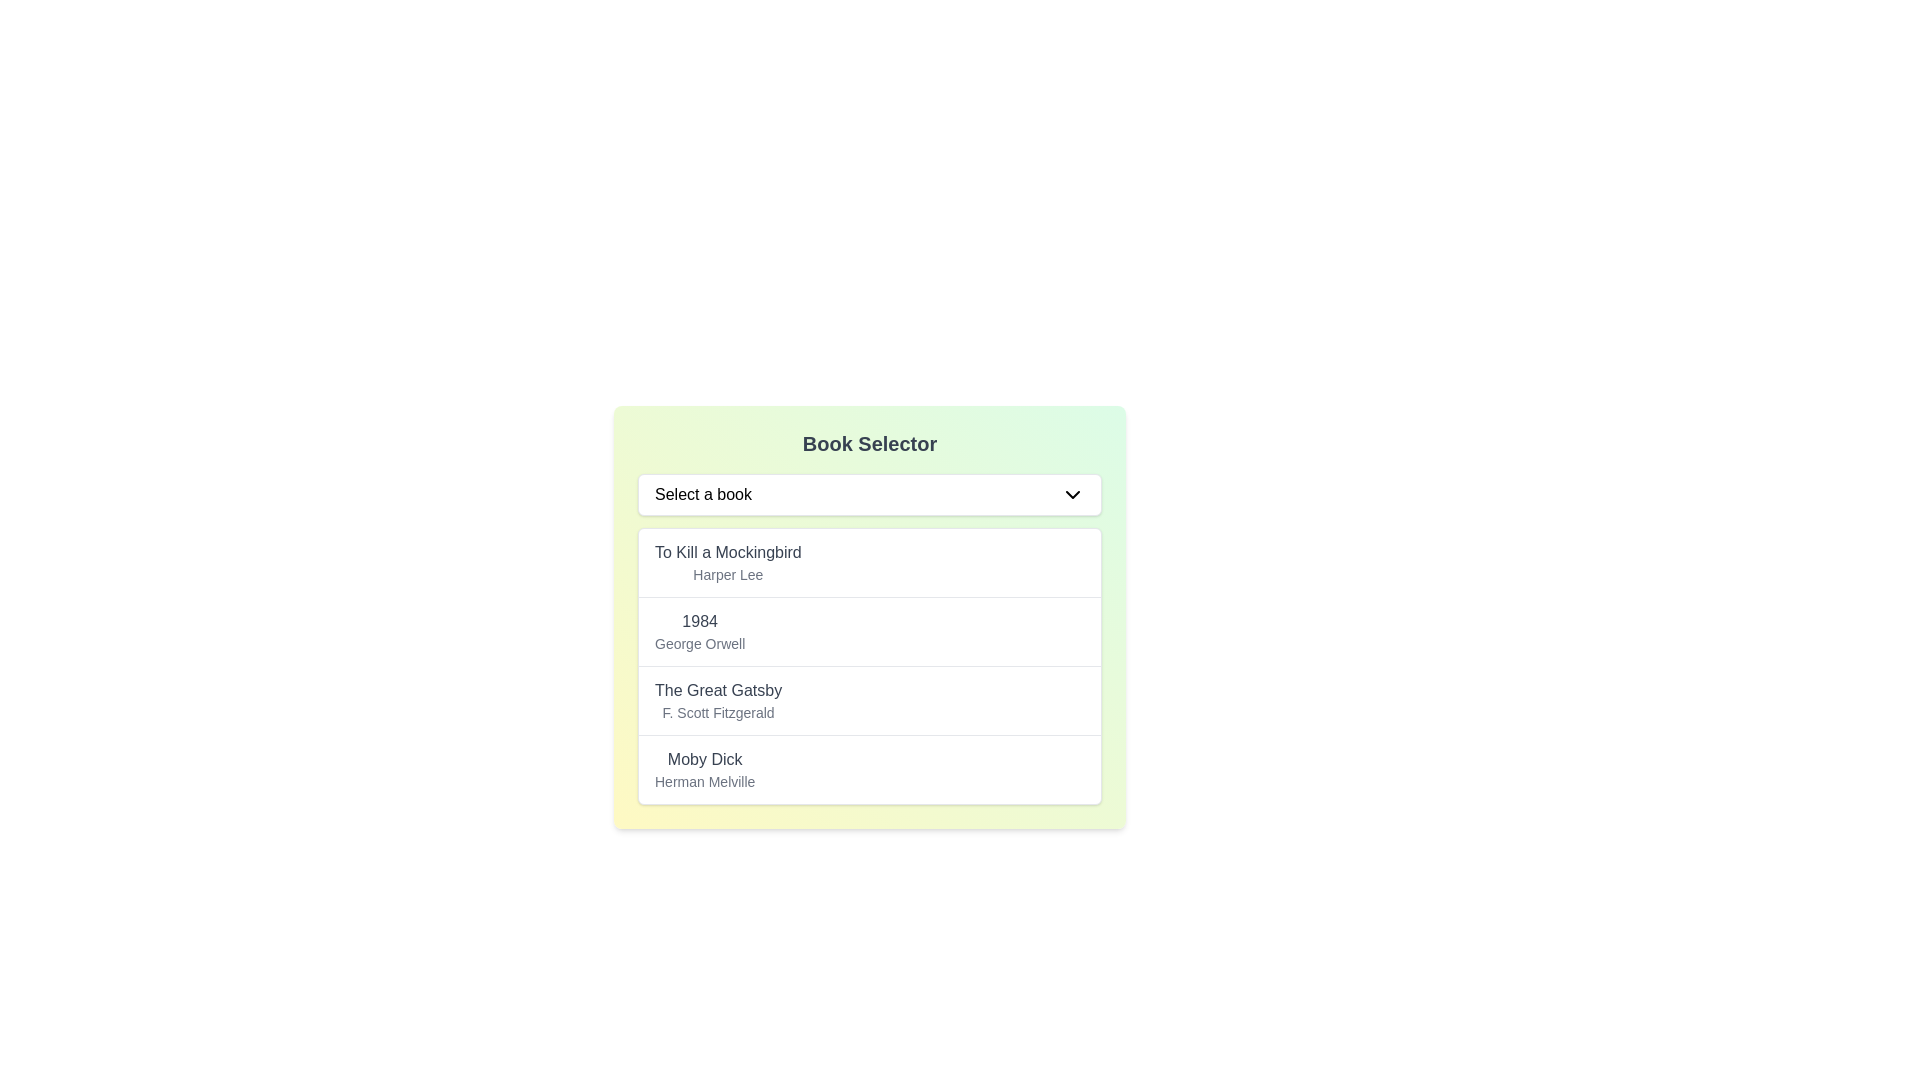 The height and width of the screenshot is (1080, 1920). Describe the element at coordinates (718, 700) in the screenshot. I see `the third entry in the 'Book Selector' dropdown list` at that location.